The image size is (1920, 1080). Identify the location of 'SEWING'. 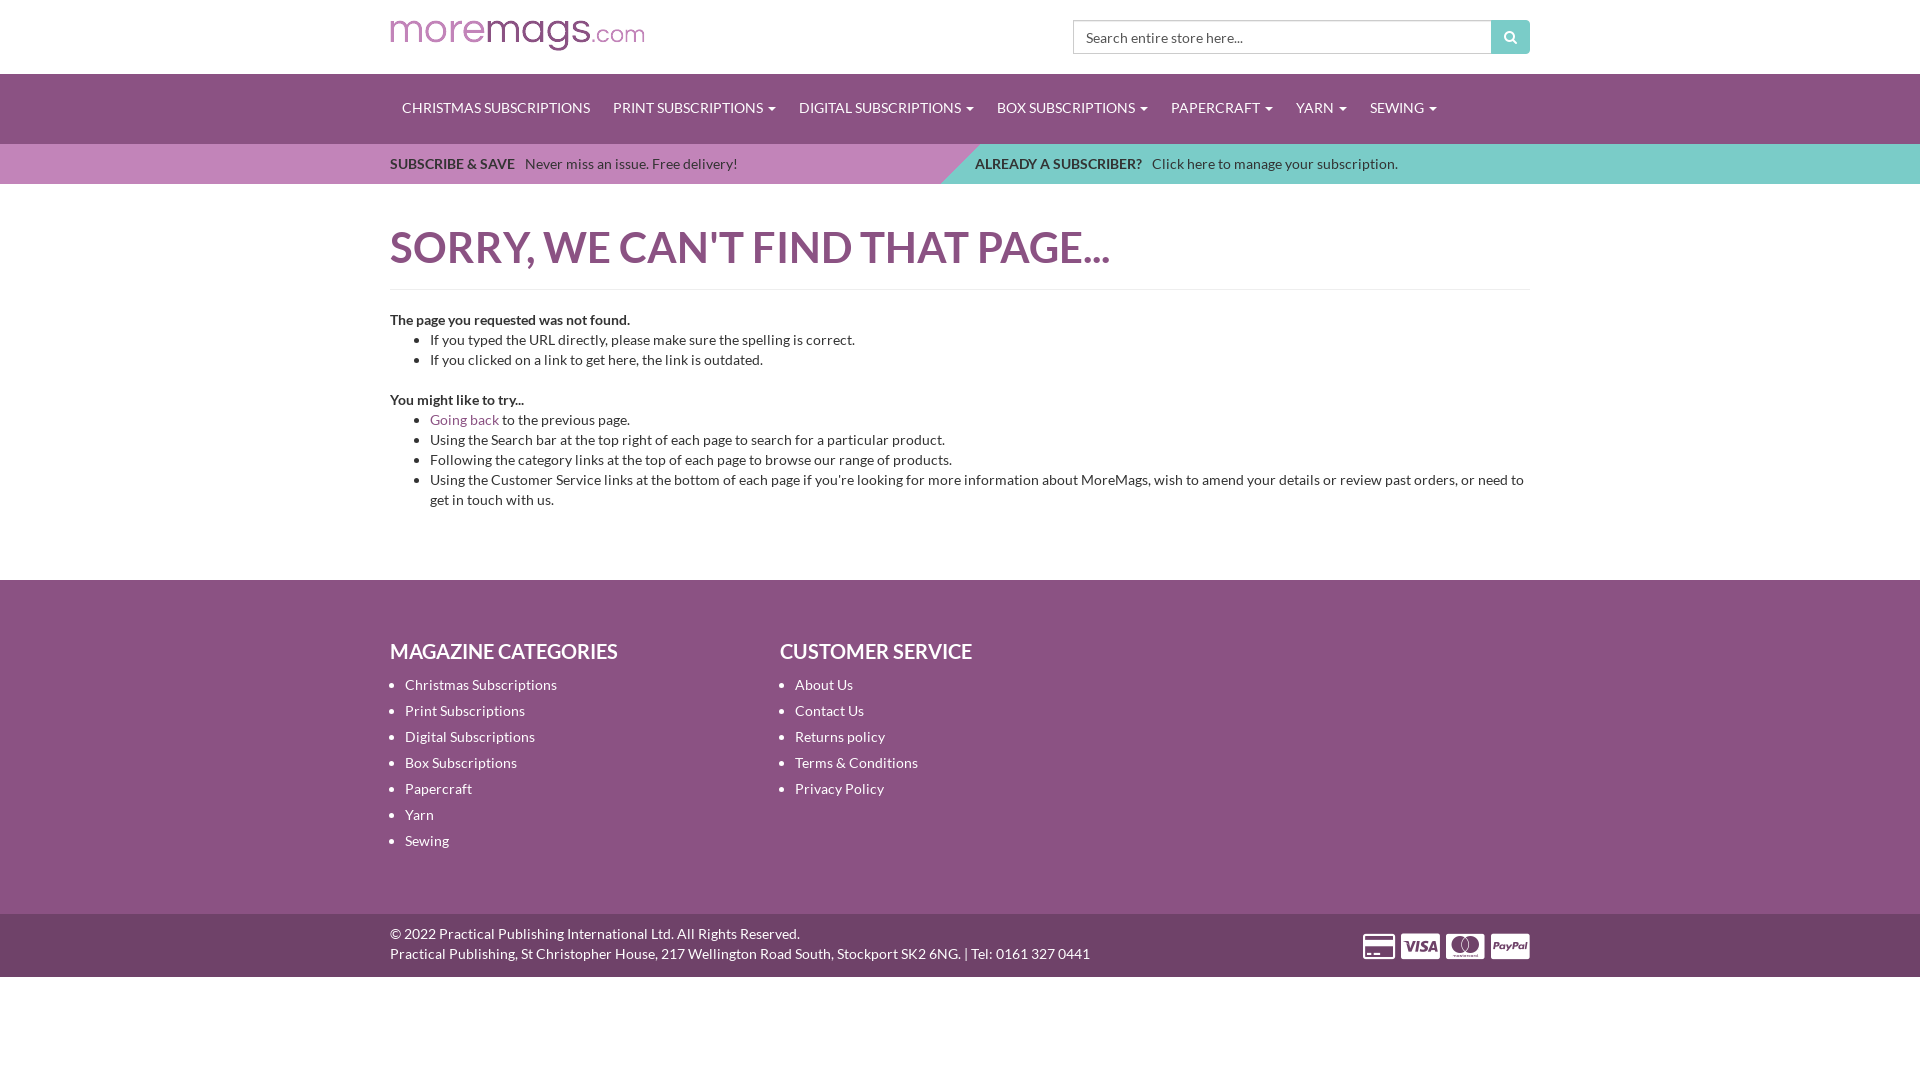
(1401, 108).